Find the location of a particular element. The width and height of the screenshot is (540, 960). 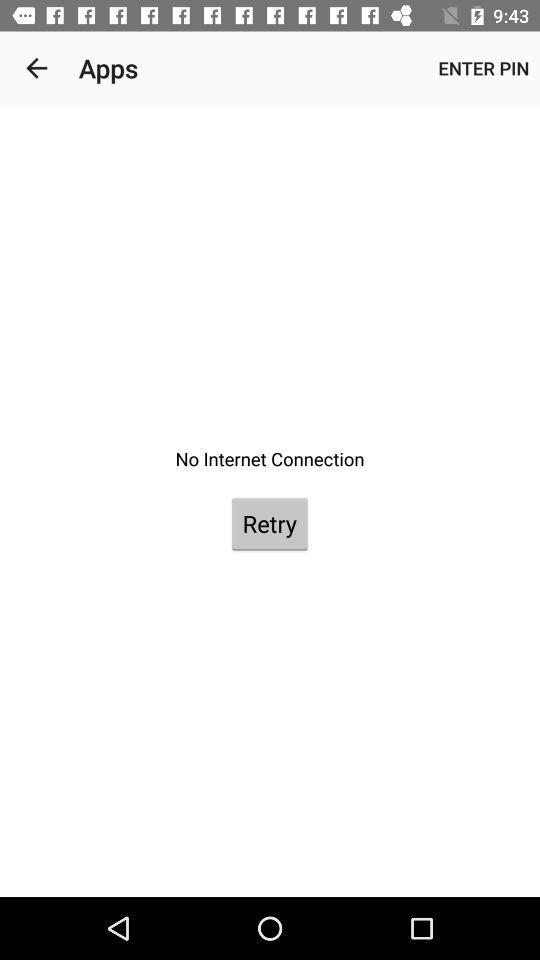

the item to the right of the apps app is located at coordinates (482, 68).